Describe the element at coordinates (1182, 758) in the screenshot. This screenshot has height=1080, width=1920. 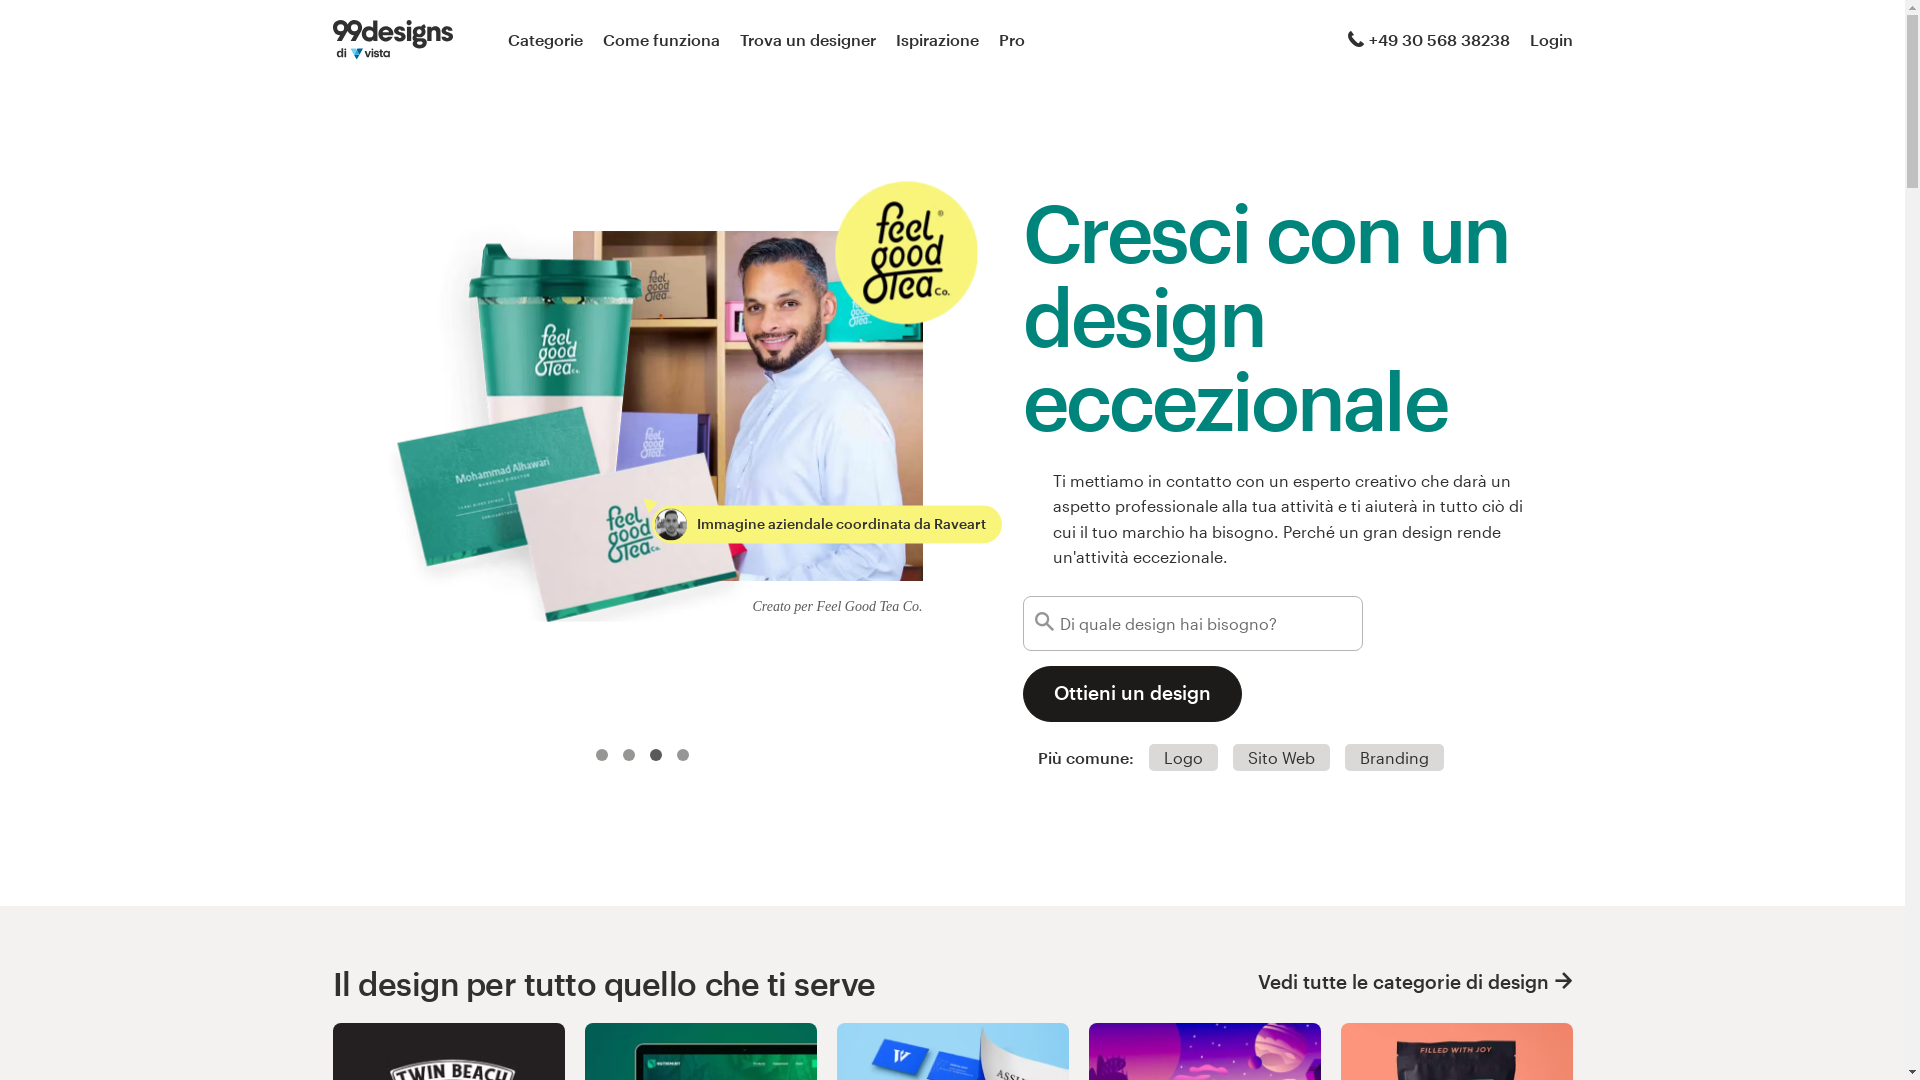
I see `'Logo'` at that location.